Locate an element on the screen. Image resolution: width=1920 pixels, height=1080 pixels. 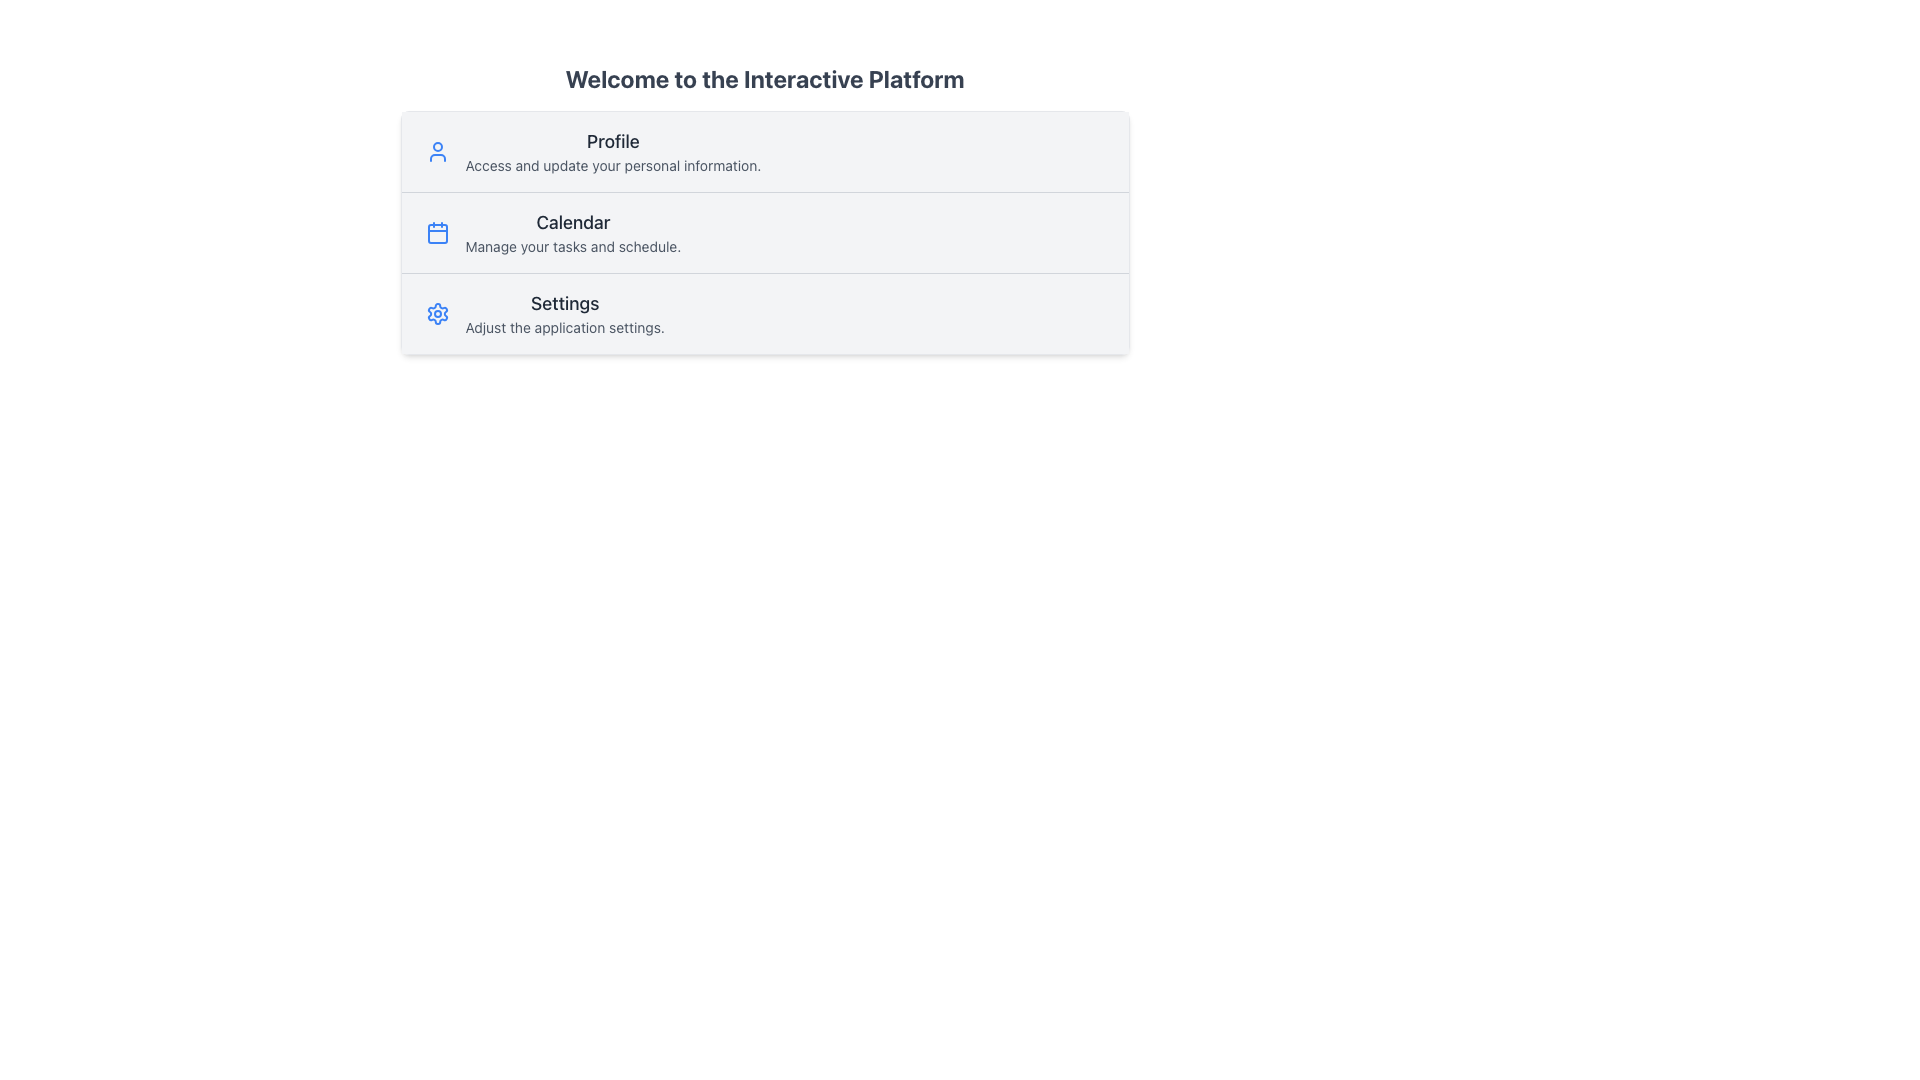
the informational label set displaying 'Settings' and 'Adjust the application settings', which is the third item in a vertical list of options is located at coordinates (564, 313).